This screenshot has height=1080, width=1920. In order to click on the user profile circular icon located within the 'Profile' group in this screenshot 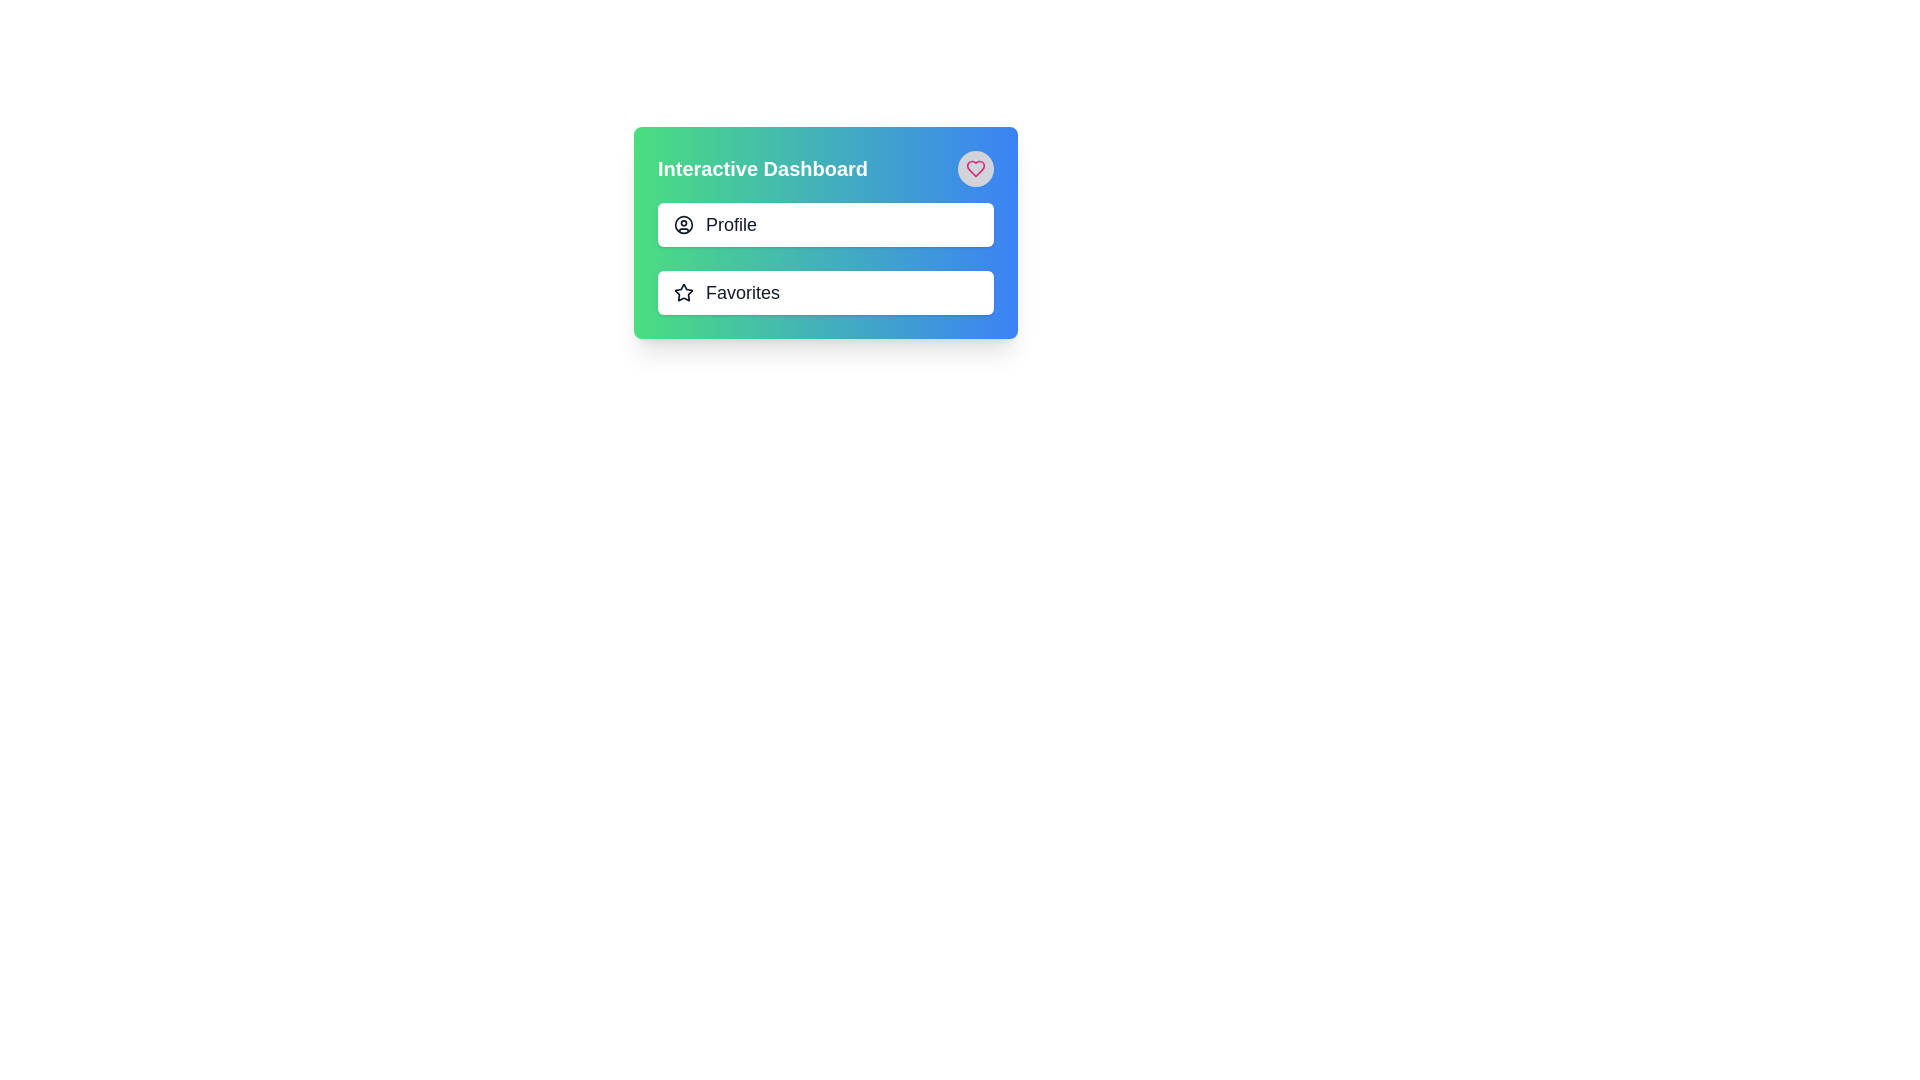, I will do `click(684, 224)`.